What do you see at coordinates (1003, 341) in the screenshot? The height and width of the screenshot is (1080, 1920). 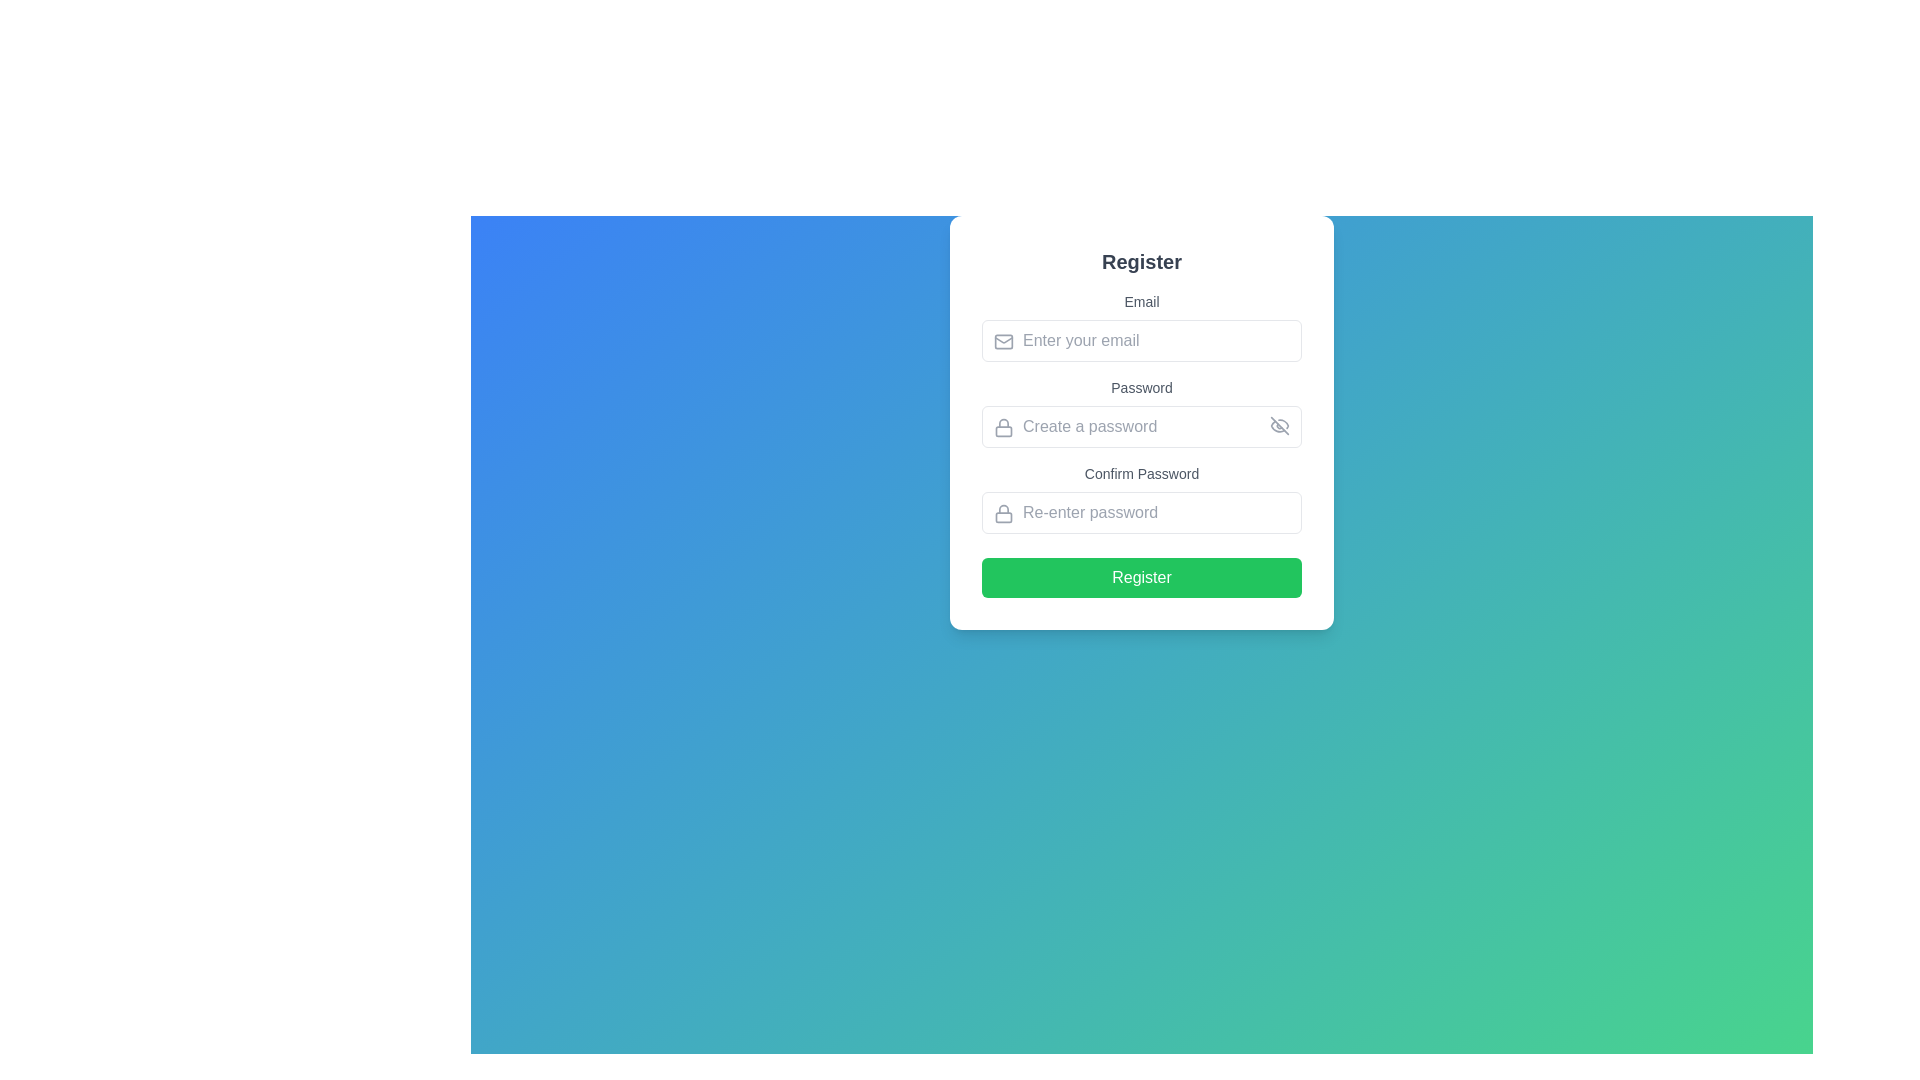 I see `the envelope icon representing the email address field, which is outlined in light gray and positioned on the left side of the input field` at bounding box center [1003, 341].